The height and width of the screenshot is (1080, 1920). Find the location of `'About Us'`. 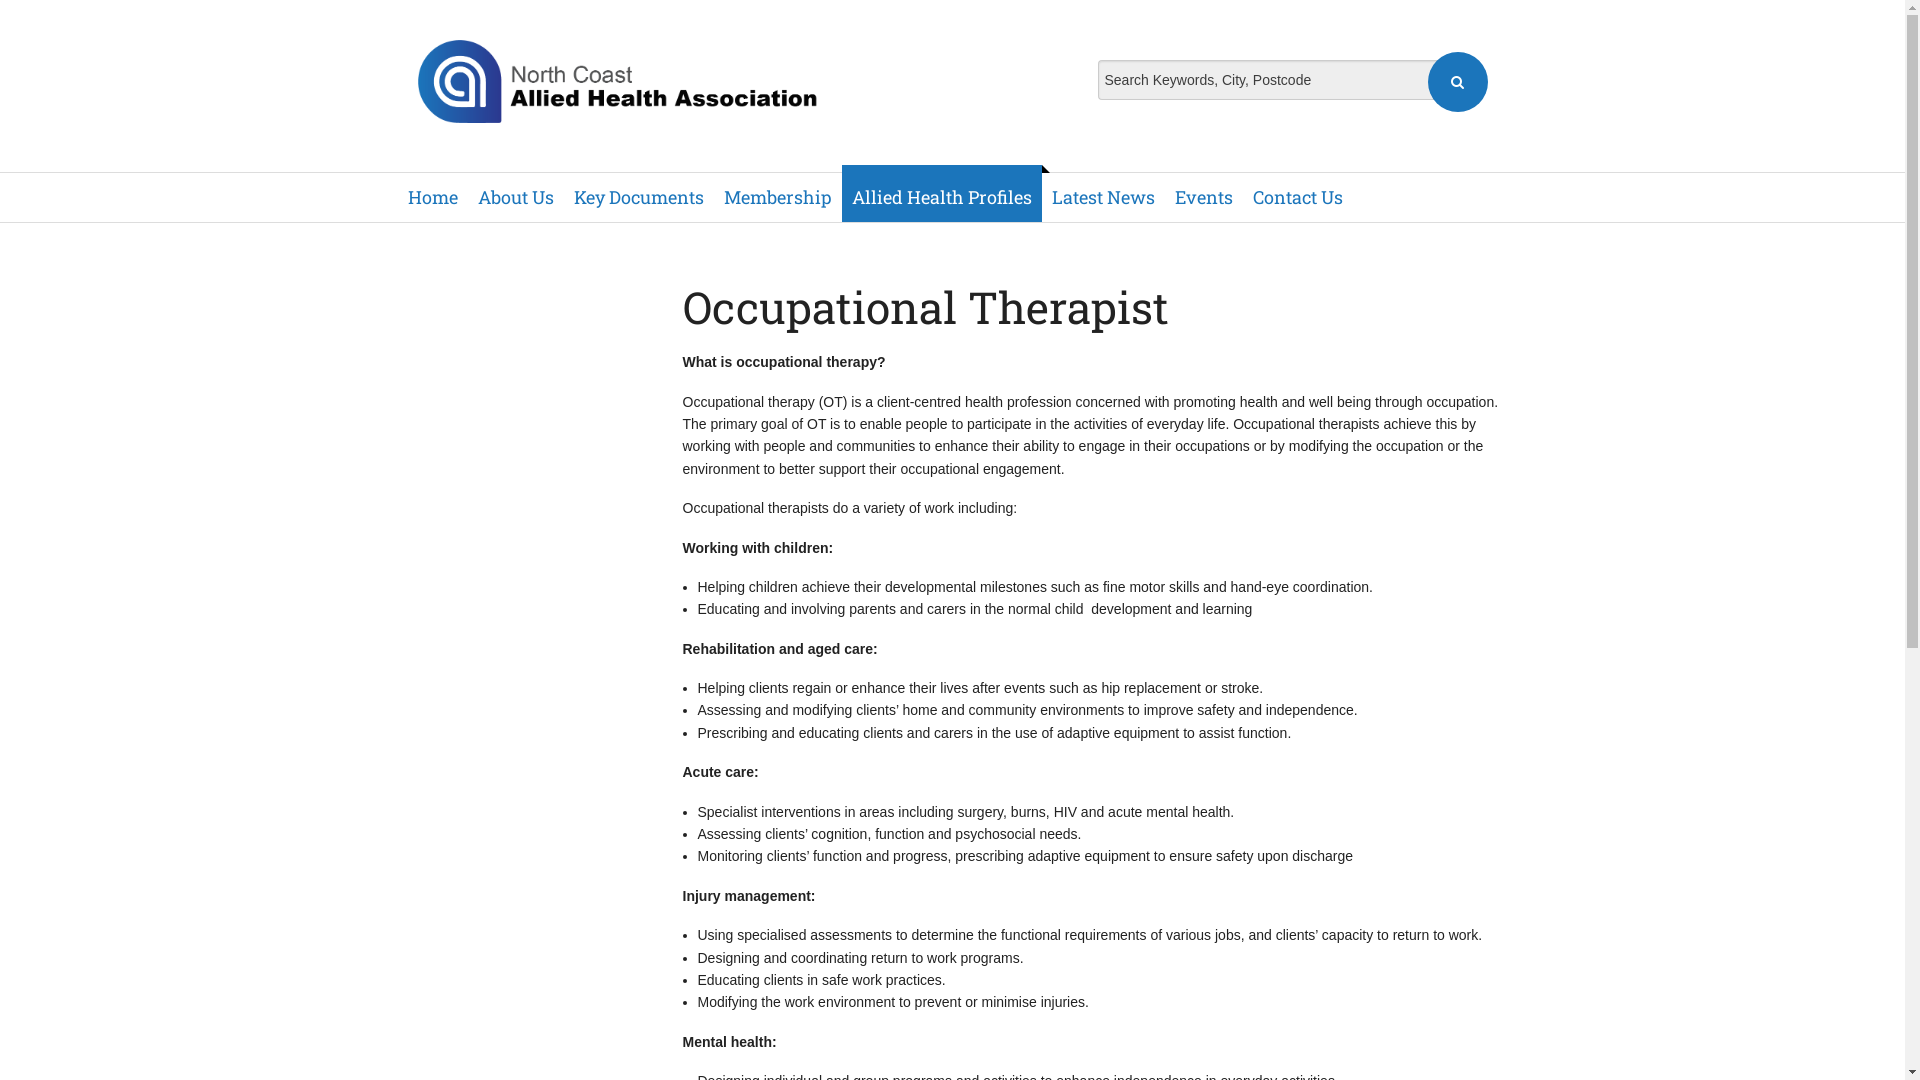

'About Us' is located at coordinates (466, 197).